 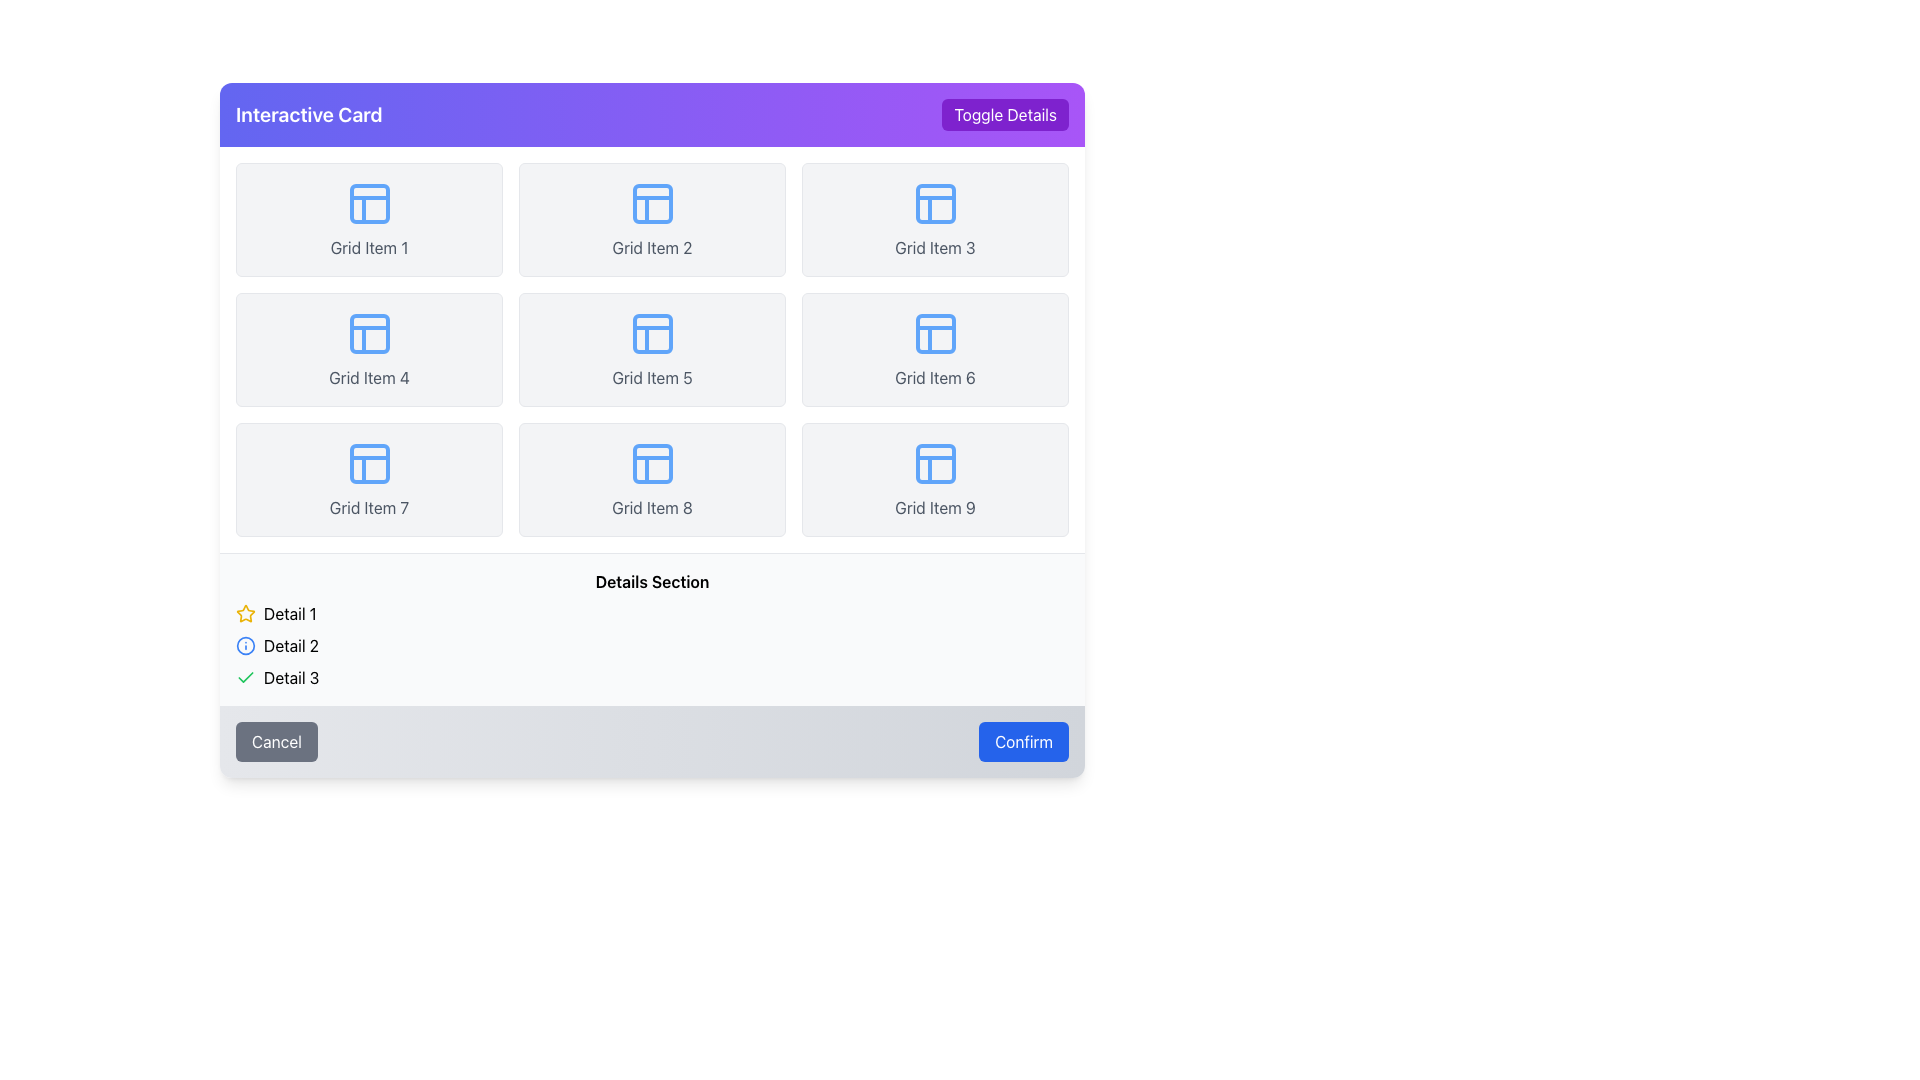 I want to click on the Decorative SVG vector graphic located in the top-right grid item labeled 'Grid Item 3'. This element visually represents part of an SVG-based icon and has no interactive properties, so click(x=934, y=204).